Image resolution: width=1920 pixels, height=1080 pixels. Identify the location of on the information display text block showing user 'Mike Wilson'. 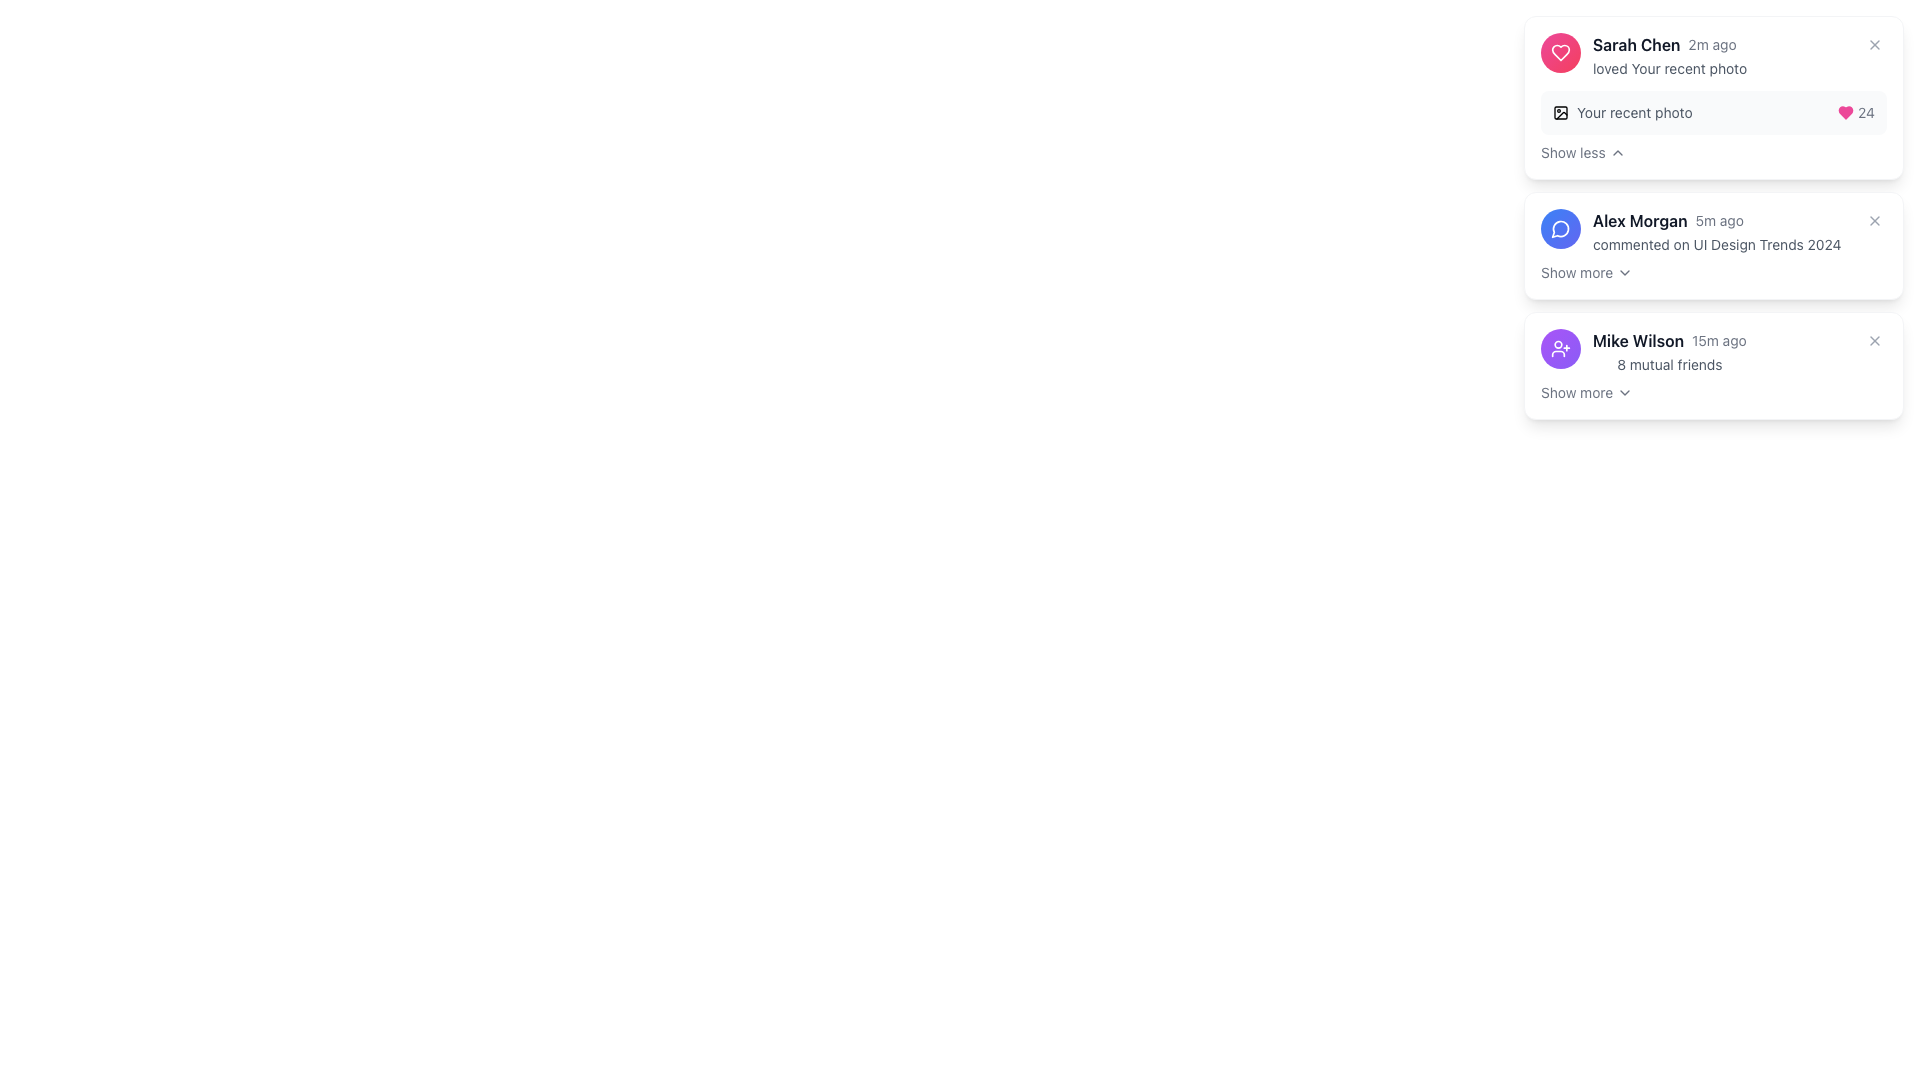
(1669, 350).